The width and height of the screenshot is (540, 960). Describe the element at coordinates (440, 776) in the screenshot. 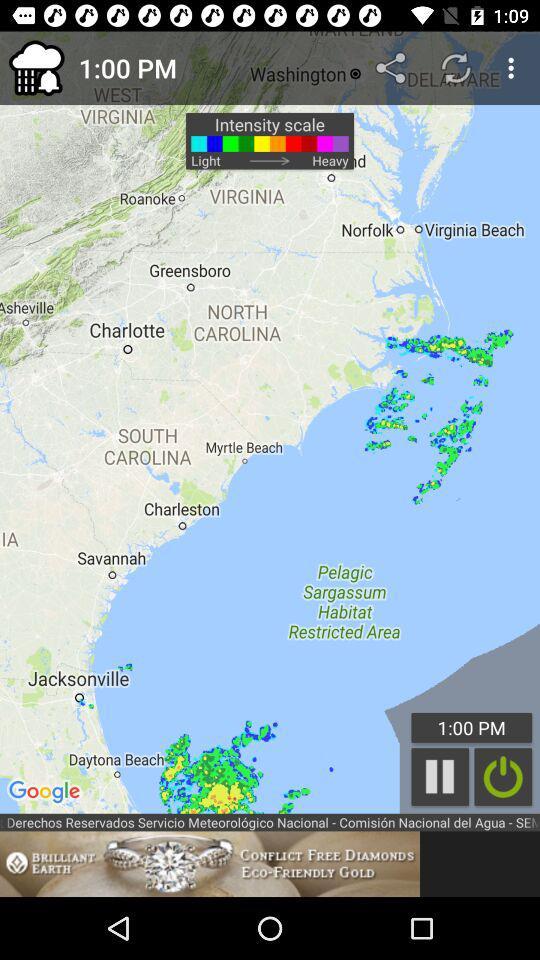

I see `the item above the national weather service item` at that location.